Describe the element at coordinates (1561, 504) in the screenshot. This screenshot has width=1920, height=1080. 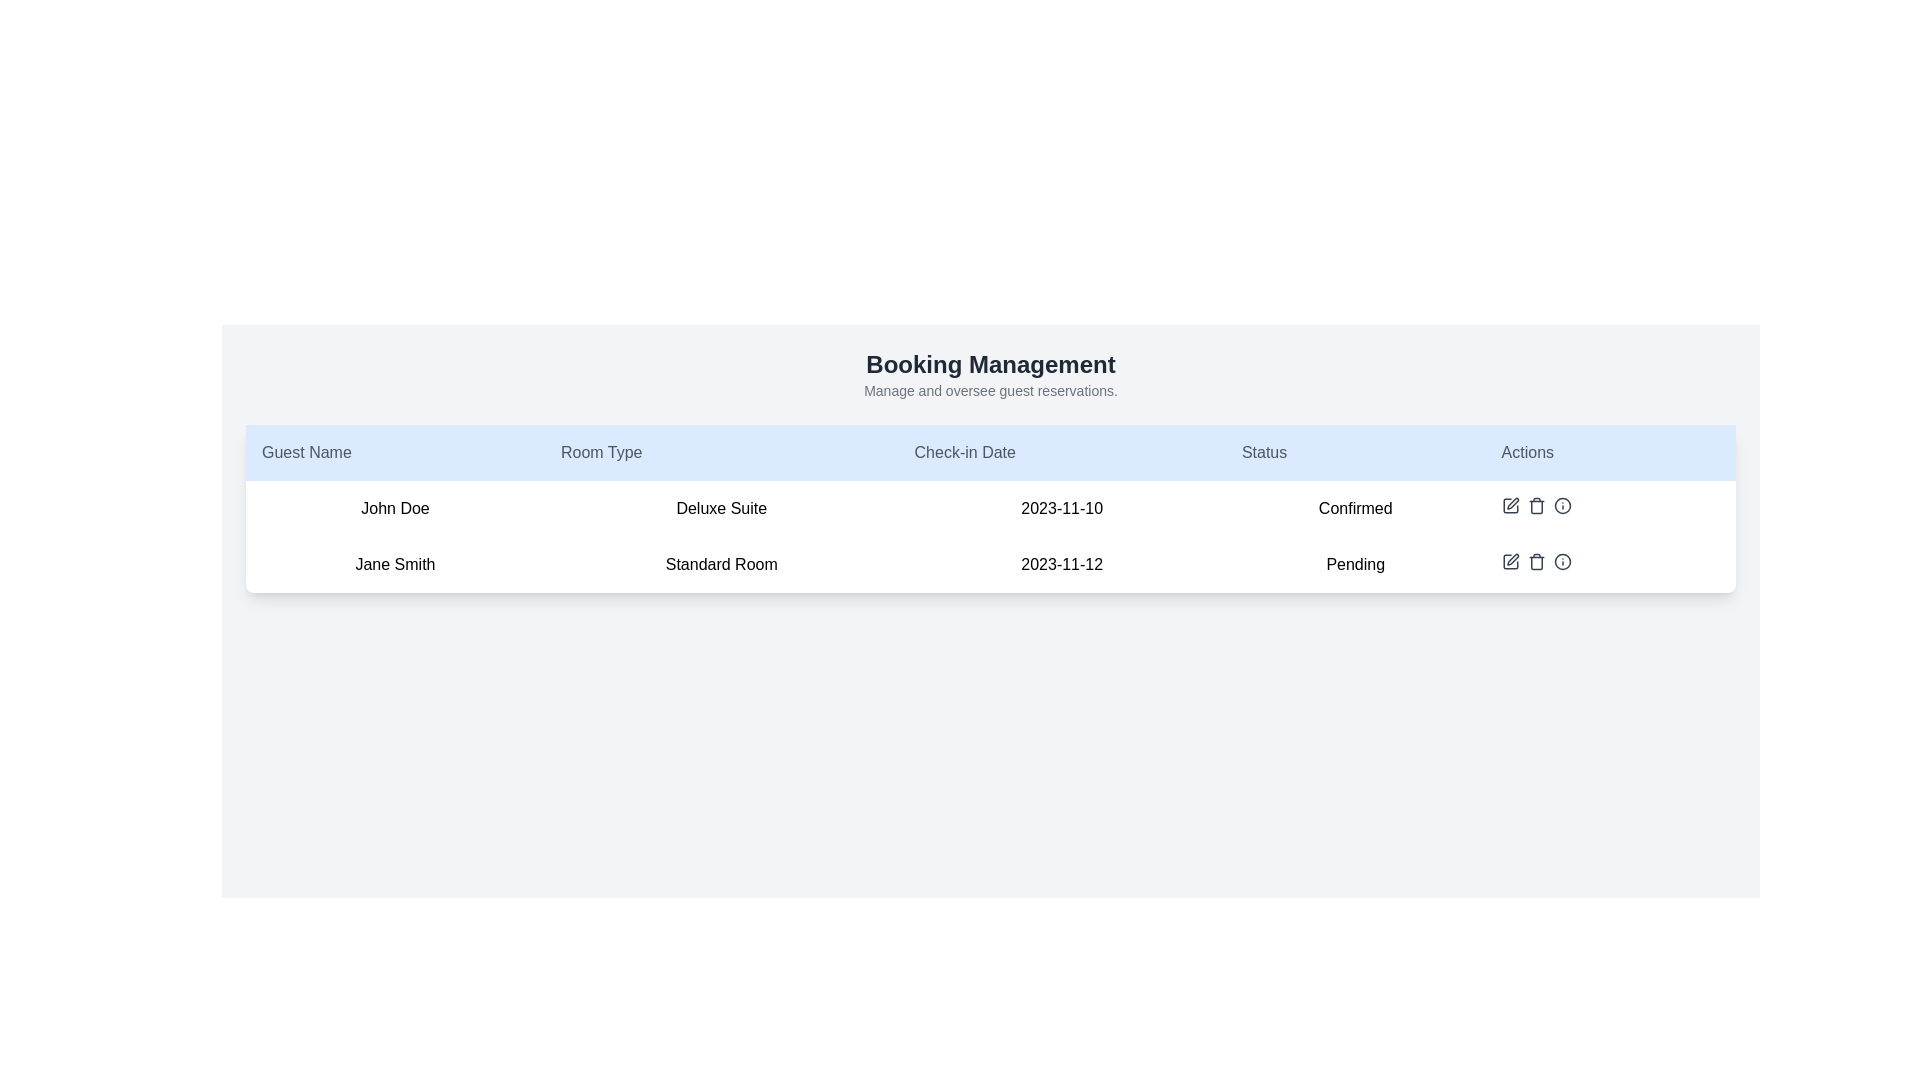
I see `the icon button in the 'Actions' column of the second row in the Booking Management table to change its color` at that location.